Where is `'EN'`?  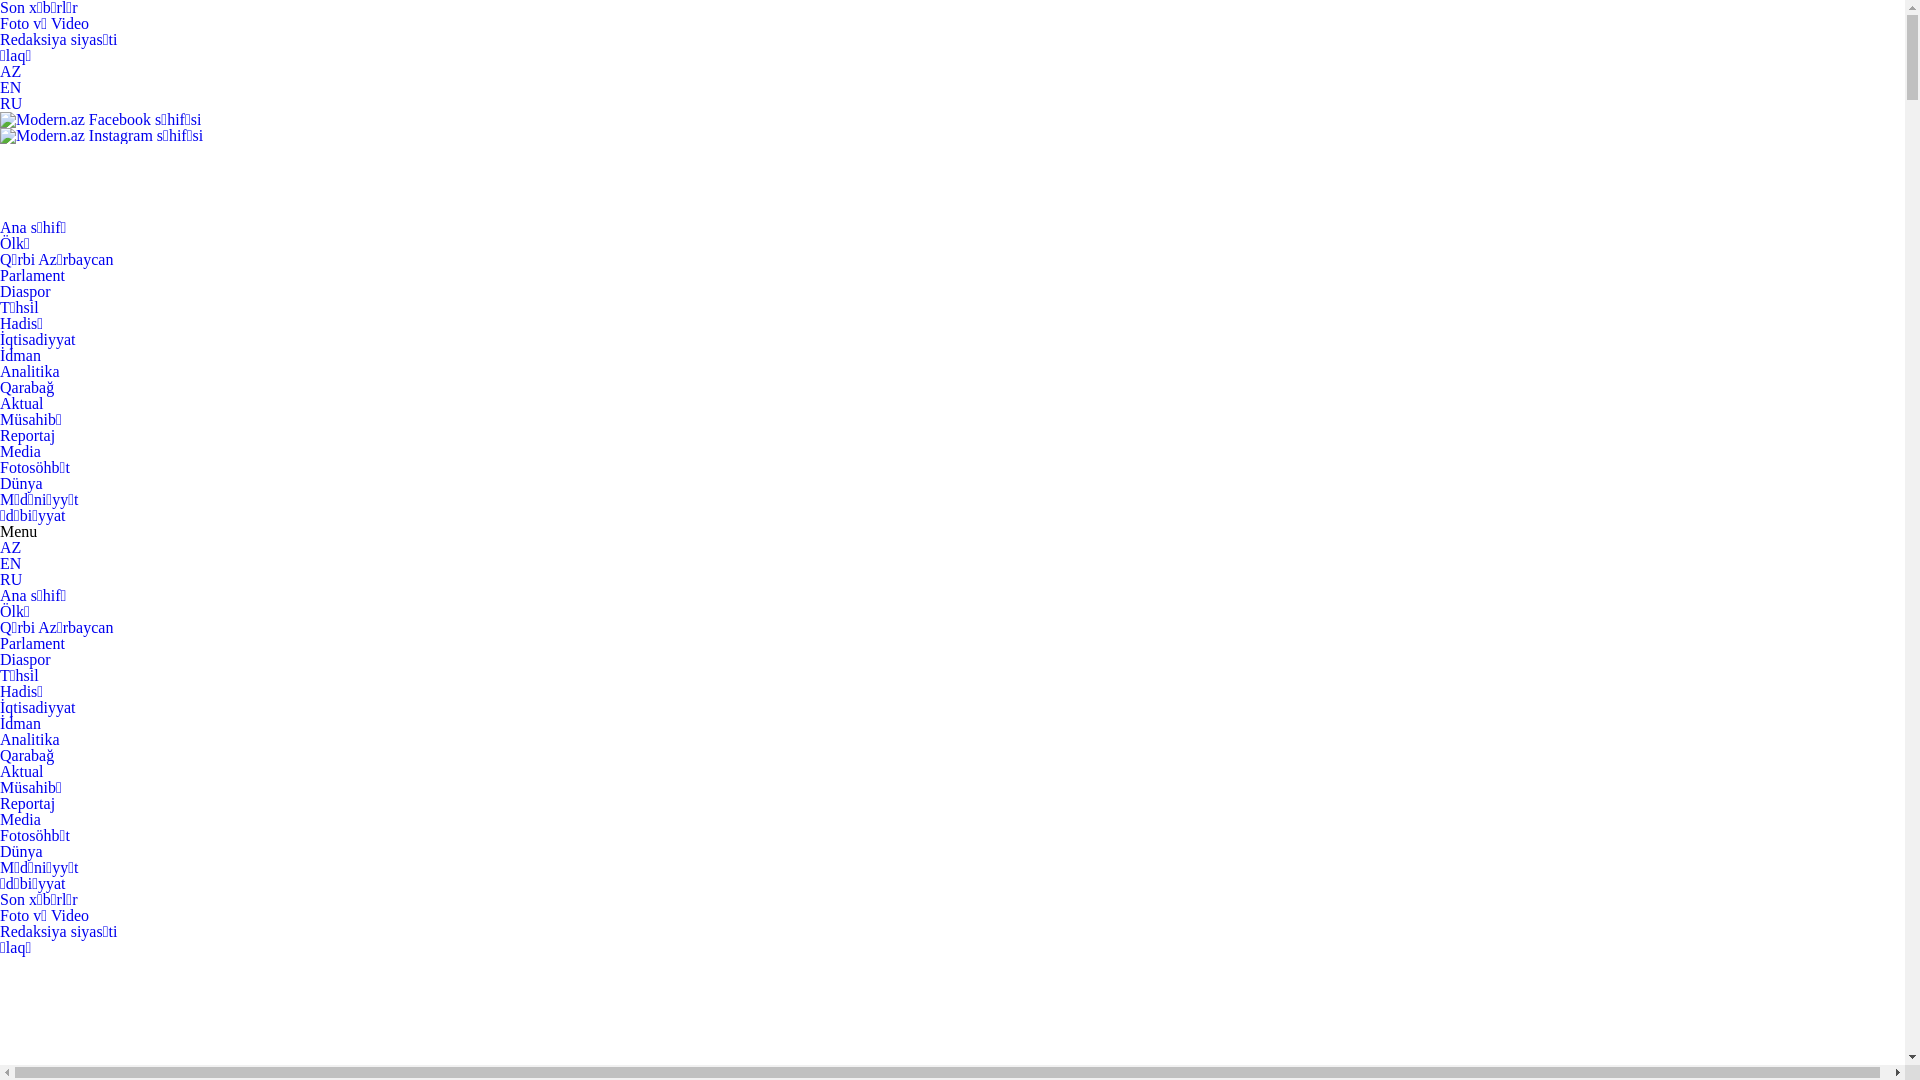 'EN' is located at coordinates (10, 563).